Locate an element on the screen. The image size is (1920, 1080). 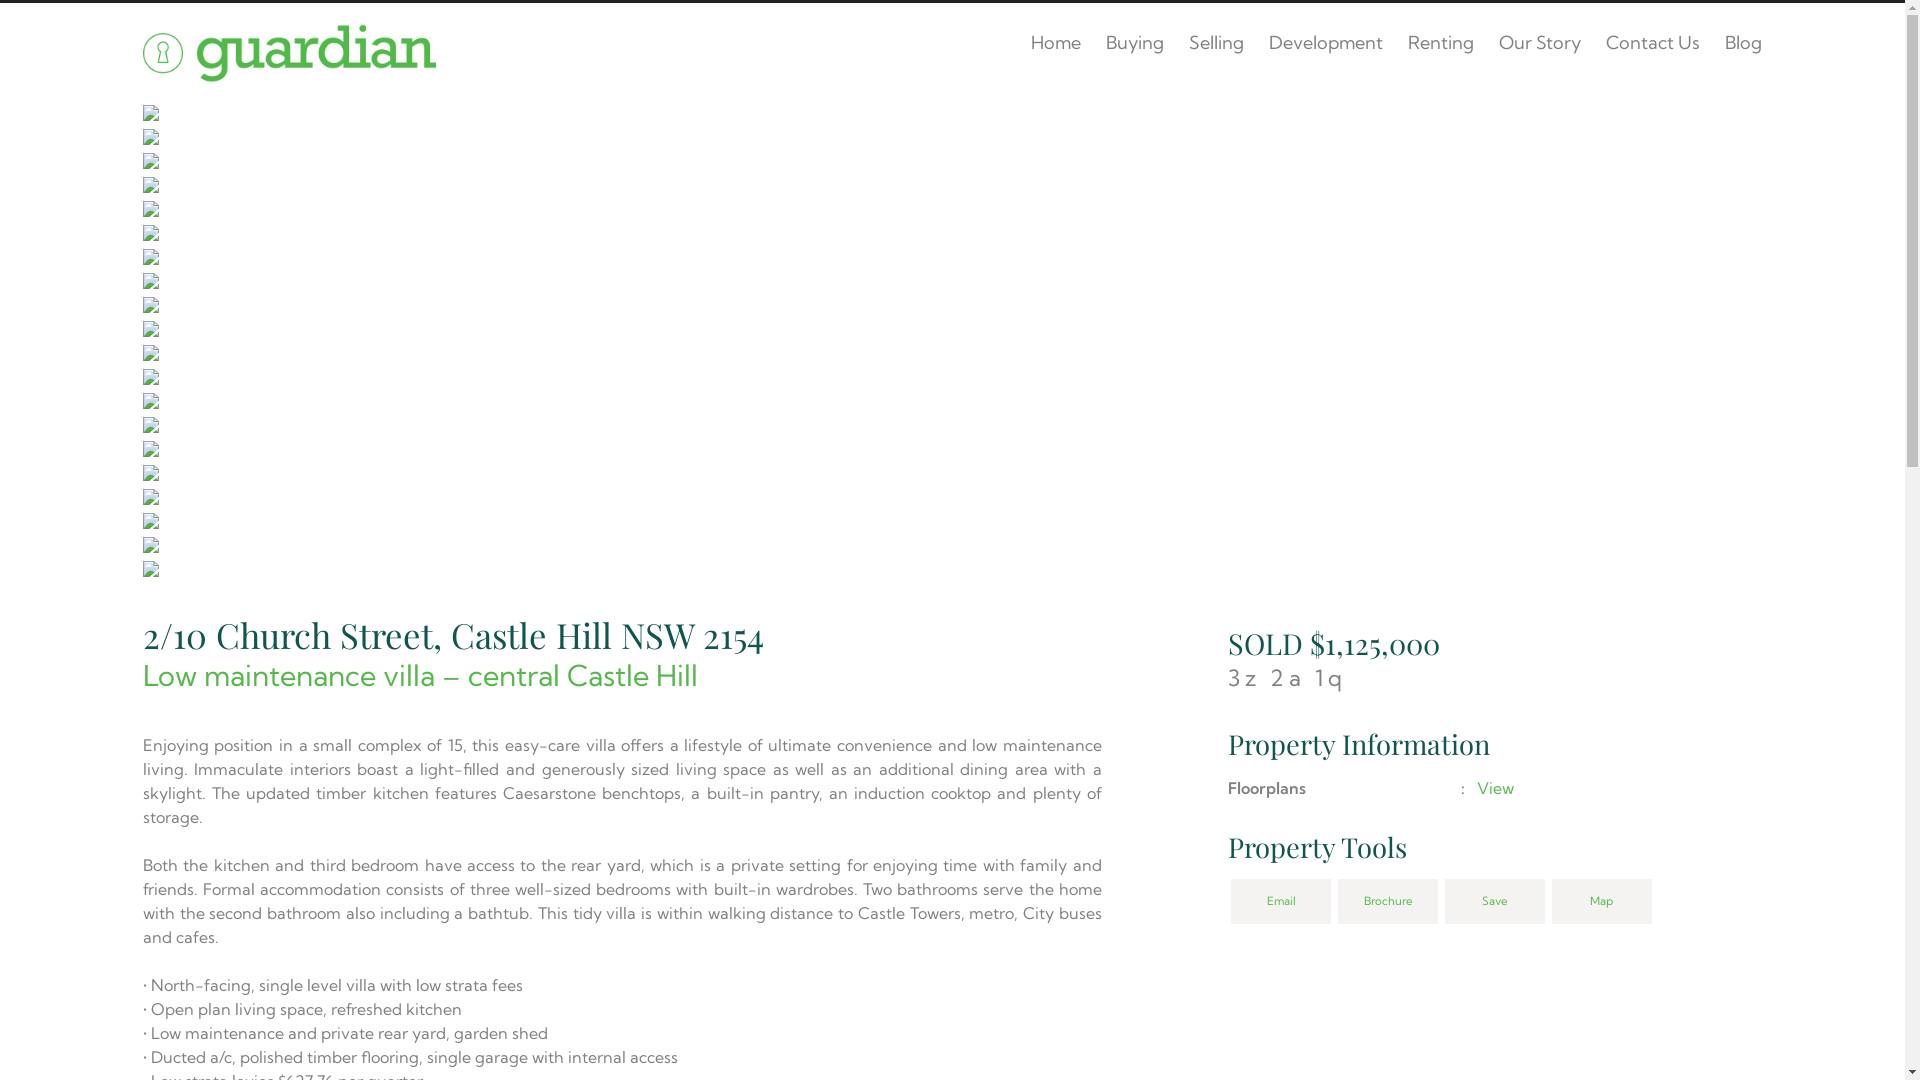
'Blog' is located at coordinates (1742, 42).